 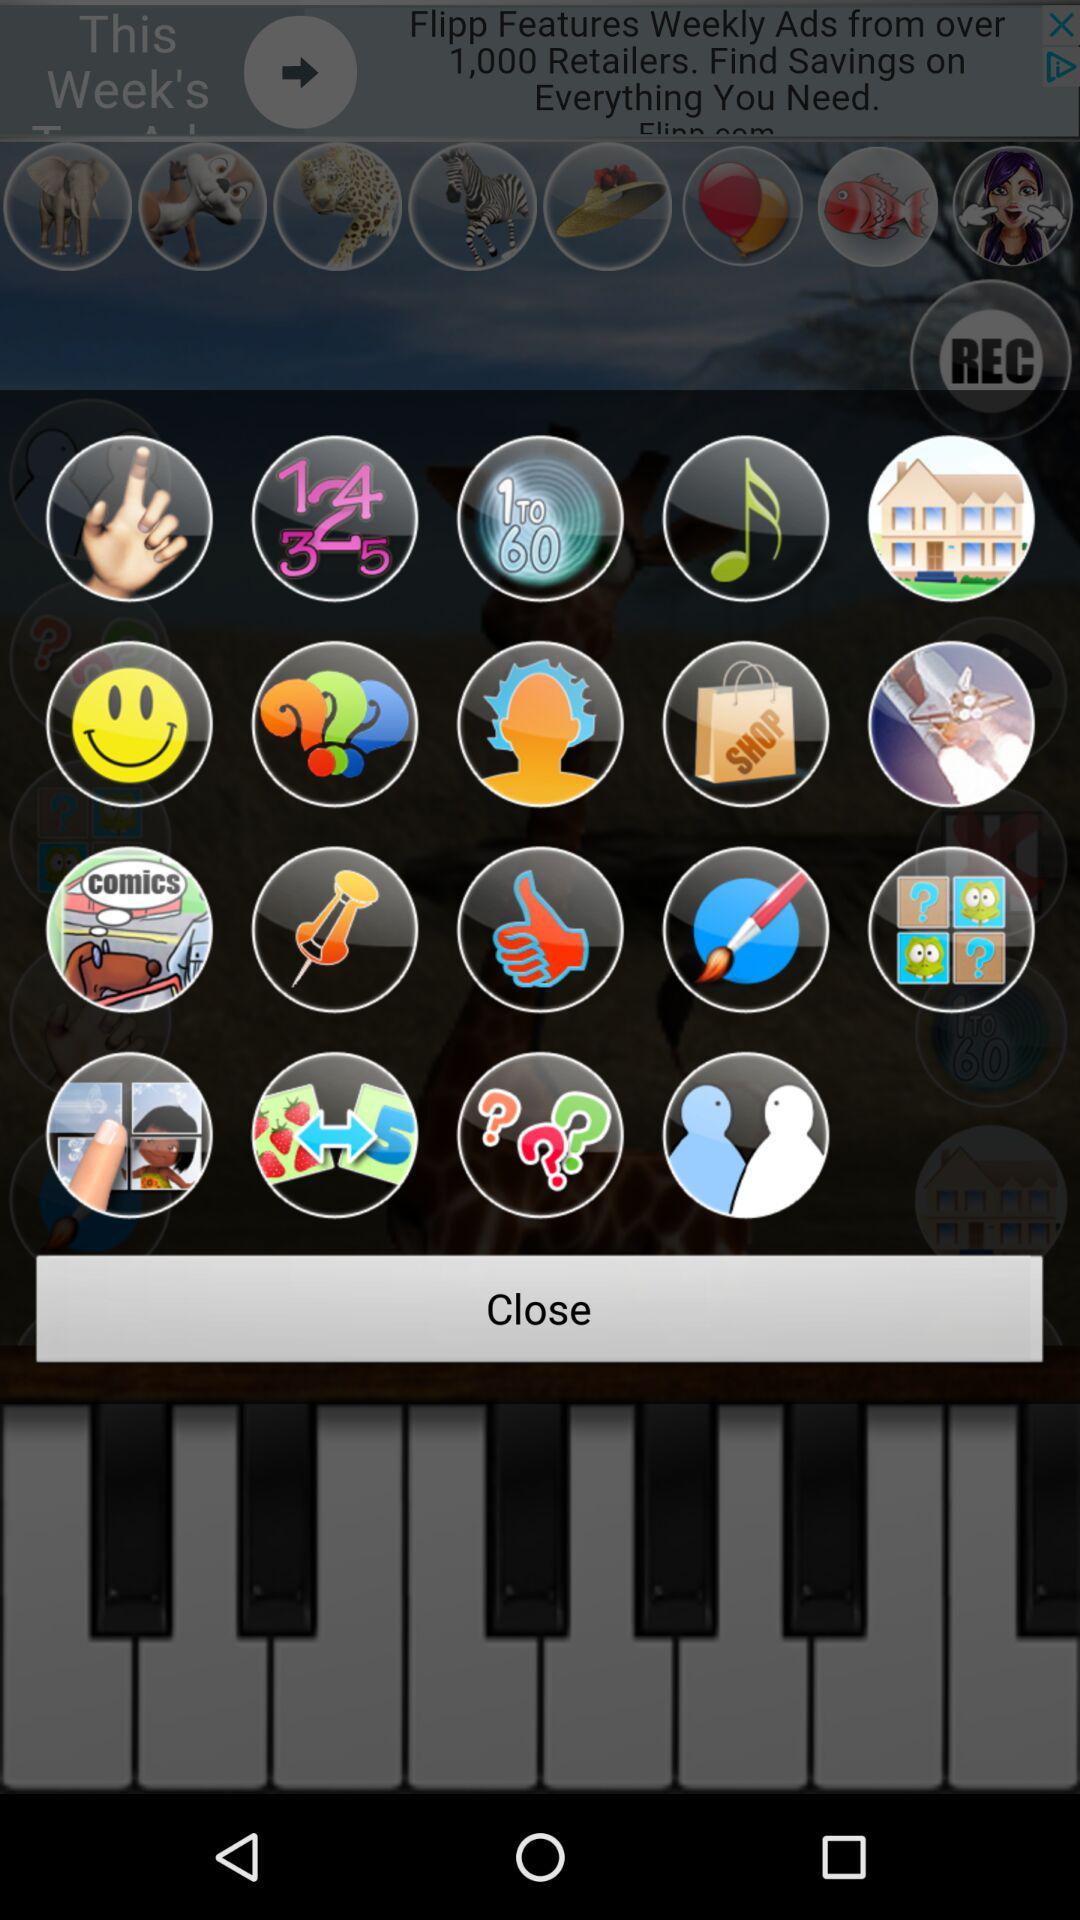 What do you see at coordinates (540, 1135) in the screenshot?
I see `ask a question` at bounding box center [540, 1135].